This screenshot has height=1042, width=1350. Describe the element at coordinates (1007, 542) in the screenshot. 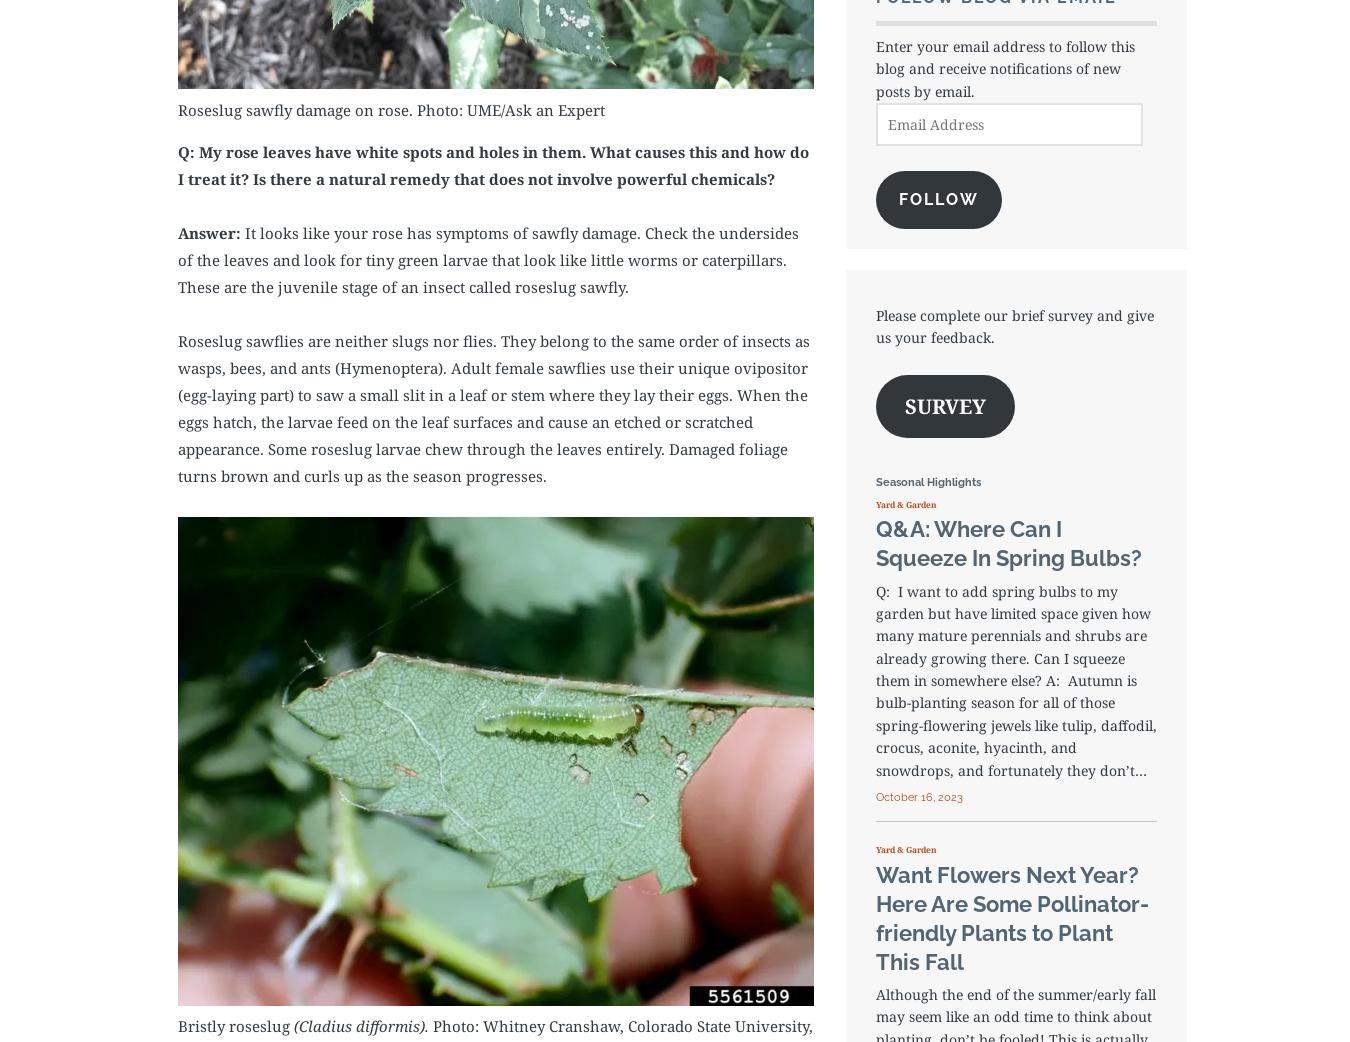

I see `'Q&A: Where Can I Squeeze In Spring Bulbs?'` at that location.